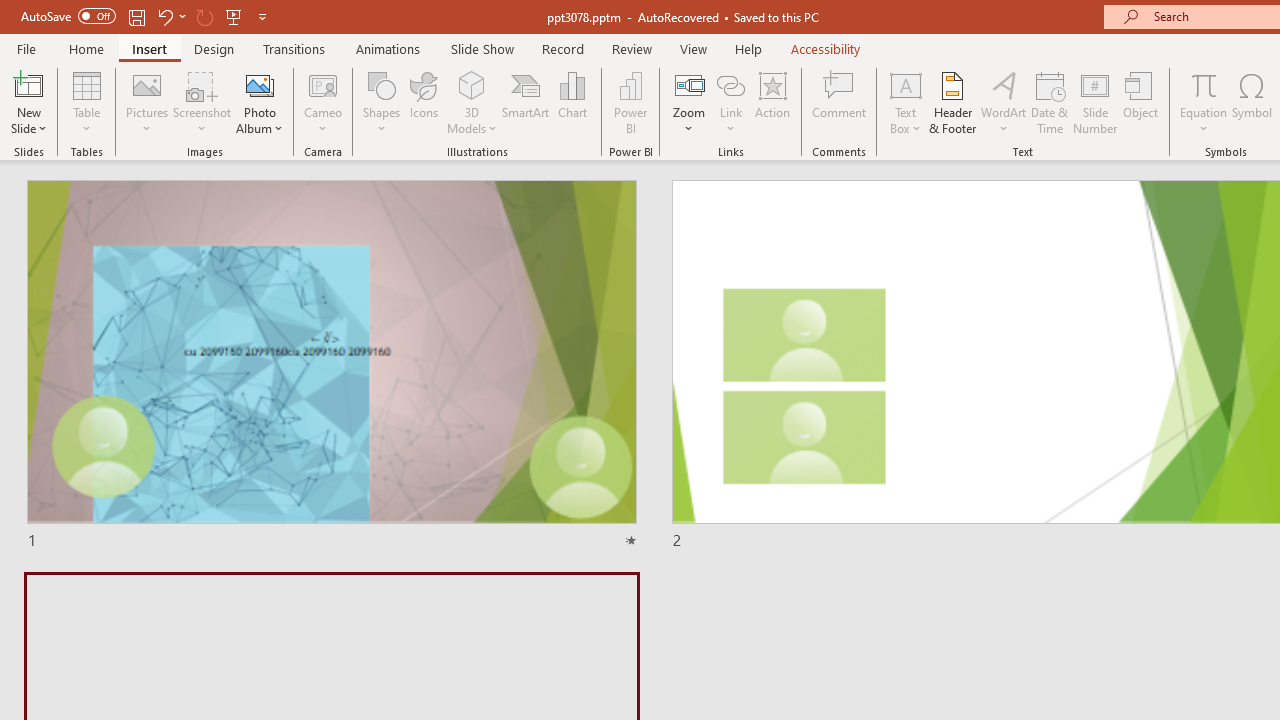 This screenshot has width=1280, height=720. Describe the element at coordinates (630, 48) in the screenshot. I see `'Review'` at that location.